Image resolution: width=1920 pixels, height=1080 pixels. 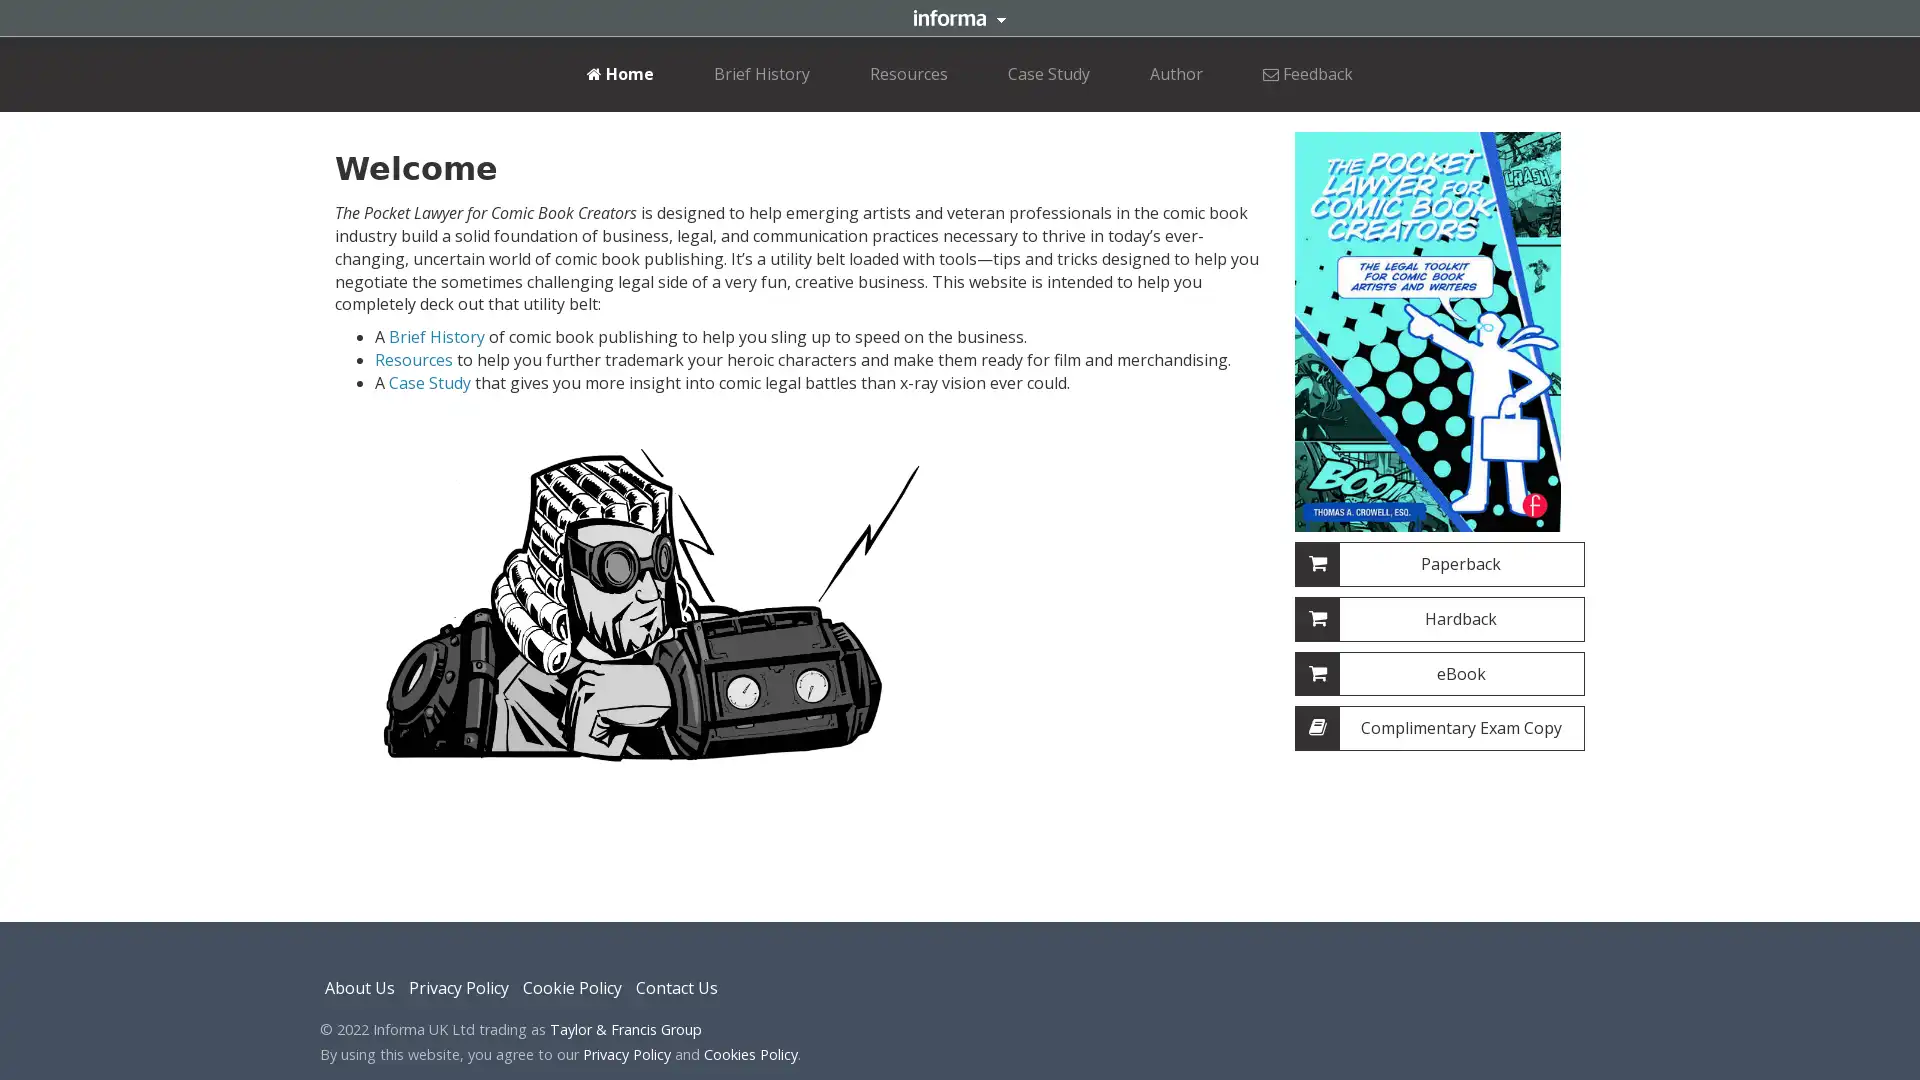 What do you see at coordinates (1830, 1038) in the screenshot?
I see `dismiss cookie message` at bounding box center [1830, 1038].